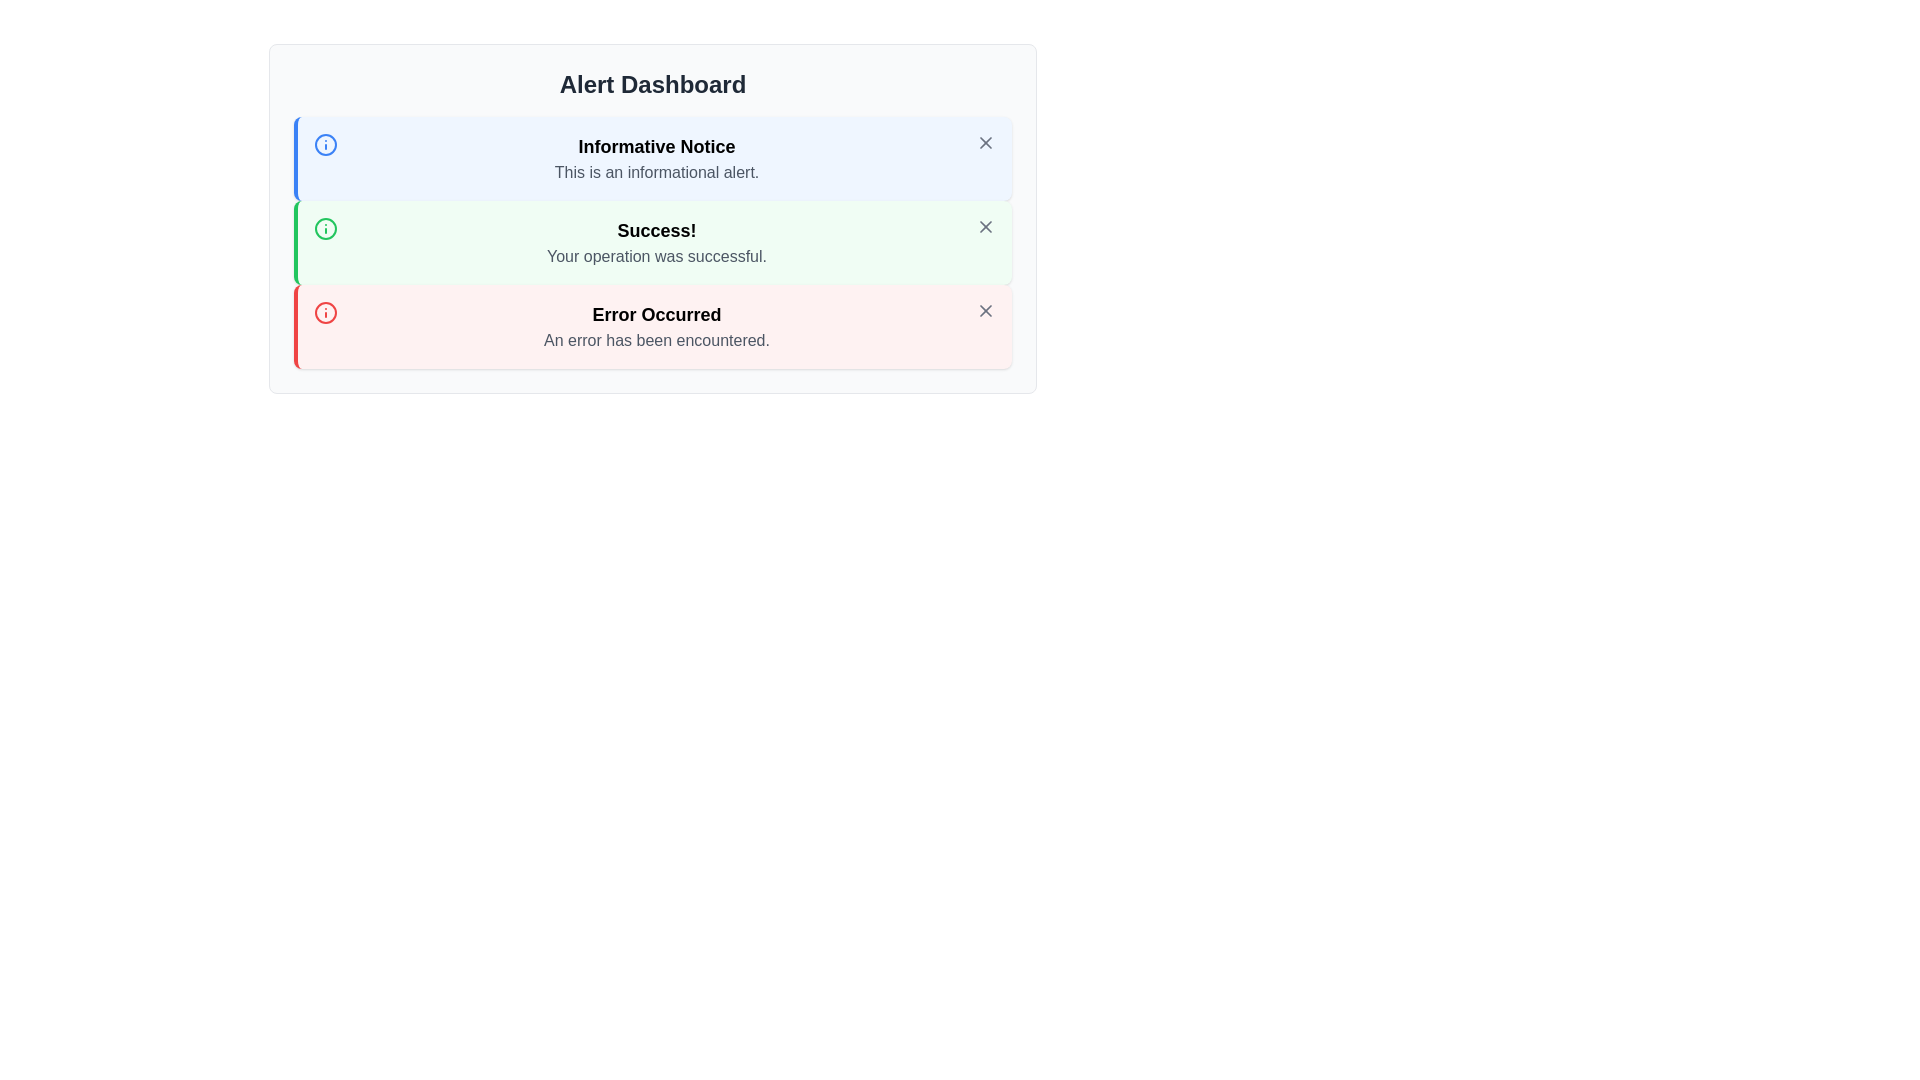 The width and height of the screenshot is (1920, 1080). Describe the element at coordinates (985, 311) in the screenshot. I see `the center of the Close Button represented by a diagonal cross line in the top-right corner of the 'Error Occurred' alert box` at that location.